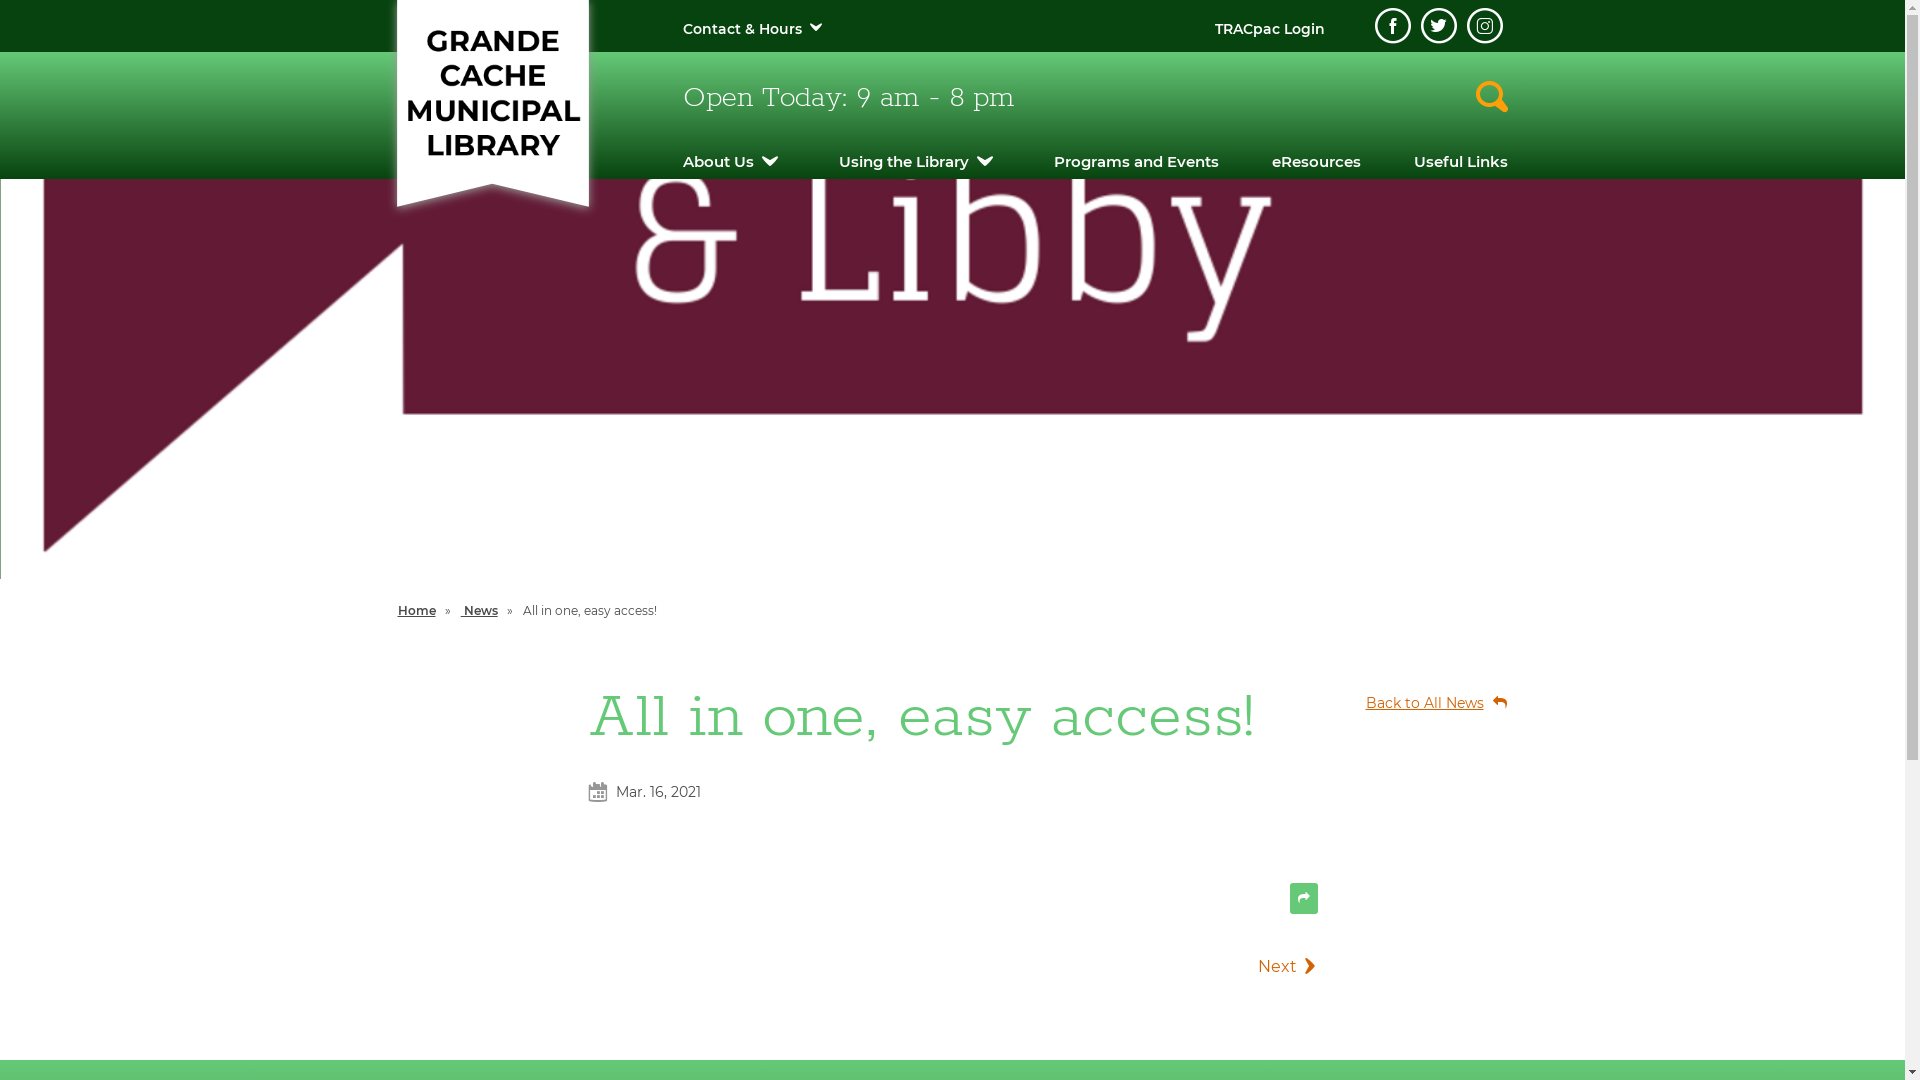 The image size is (1920, 1080). Describe the element at coordinates (681, 29) in the screenshot. I see `'Contact & Hours'` at that location.